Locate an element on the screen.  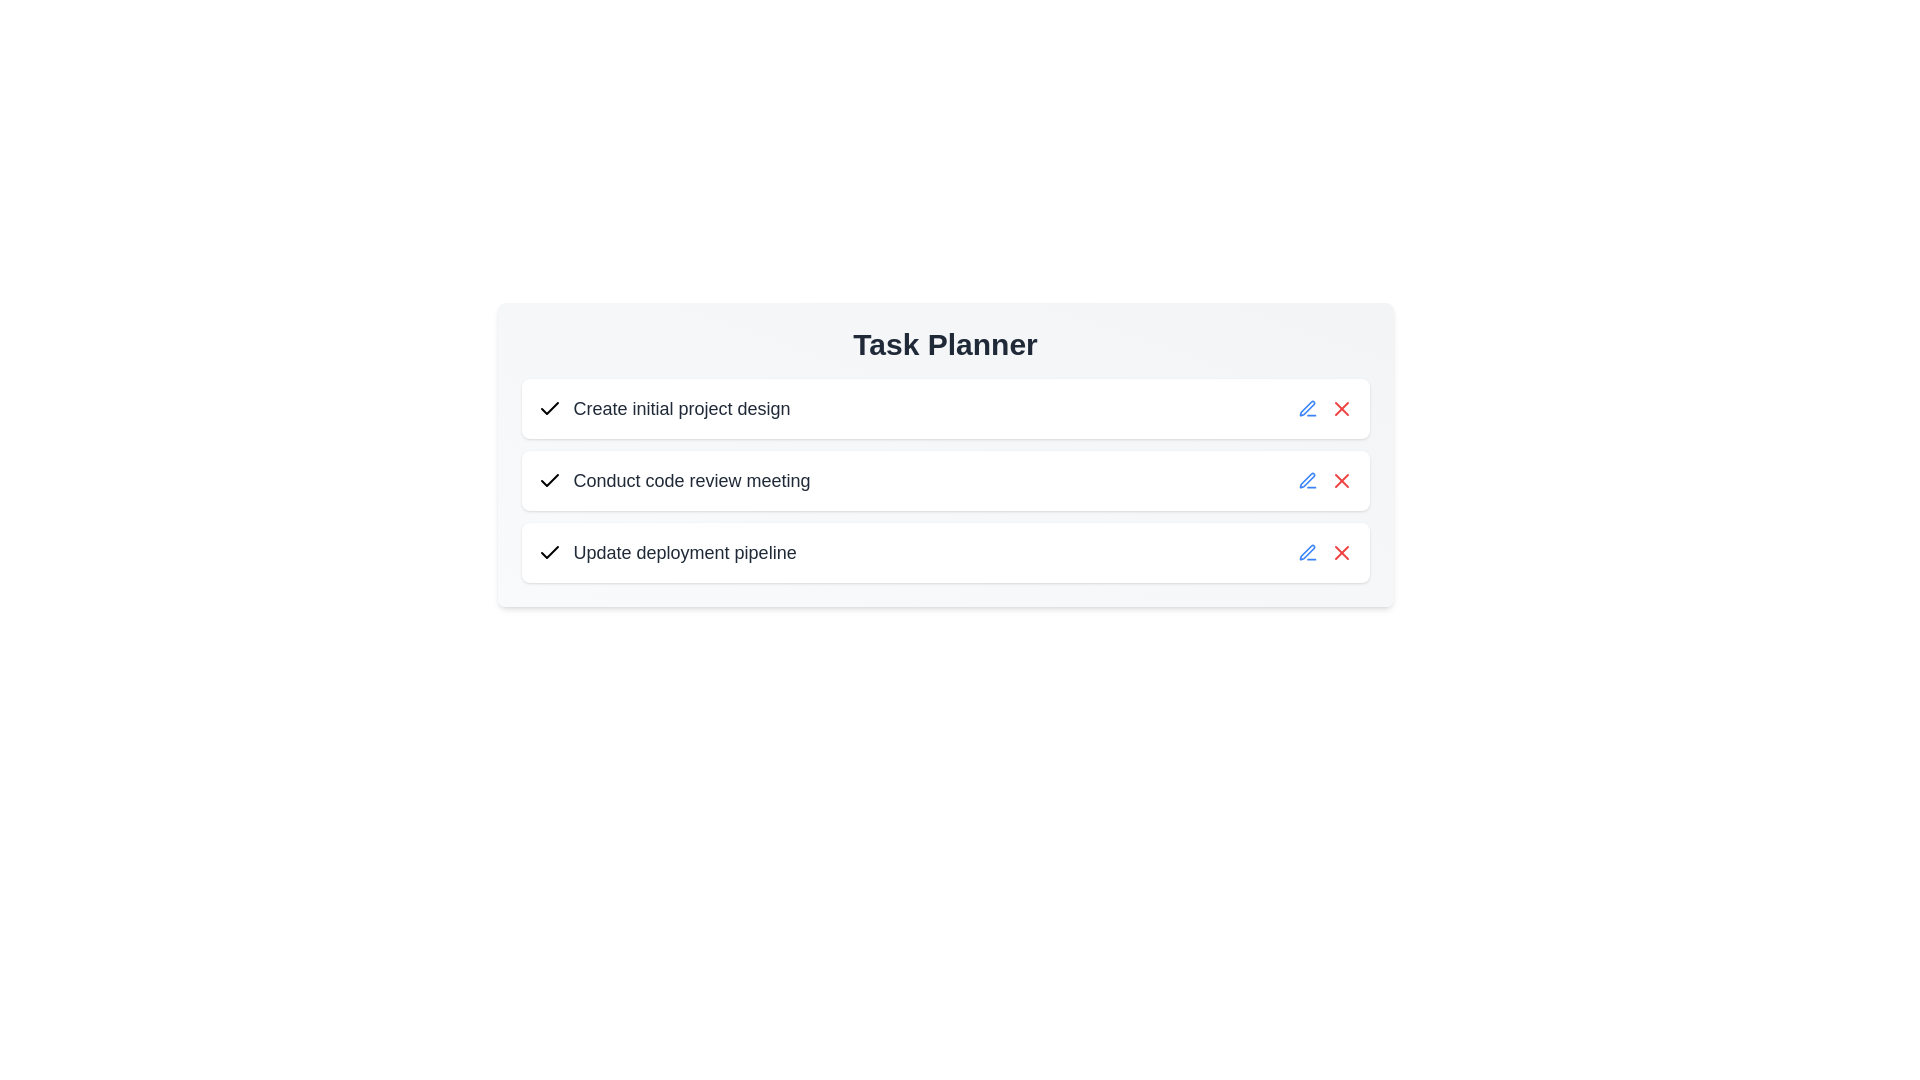
the second checkmark icon next to the task labeled 'Conduct code review meeting' to indicate the completion status of the task is located at coordinates (549, 480).